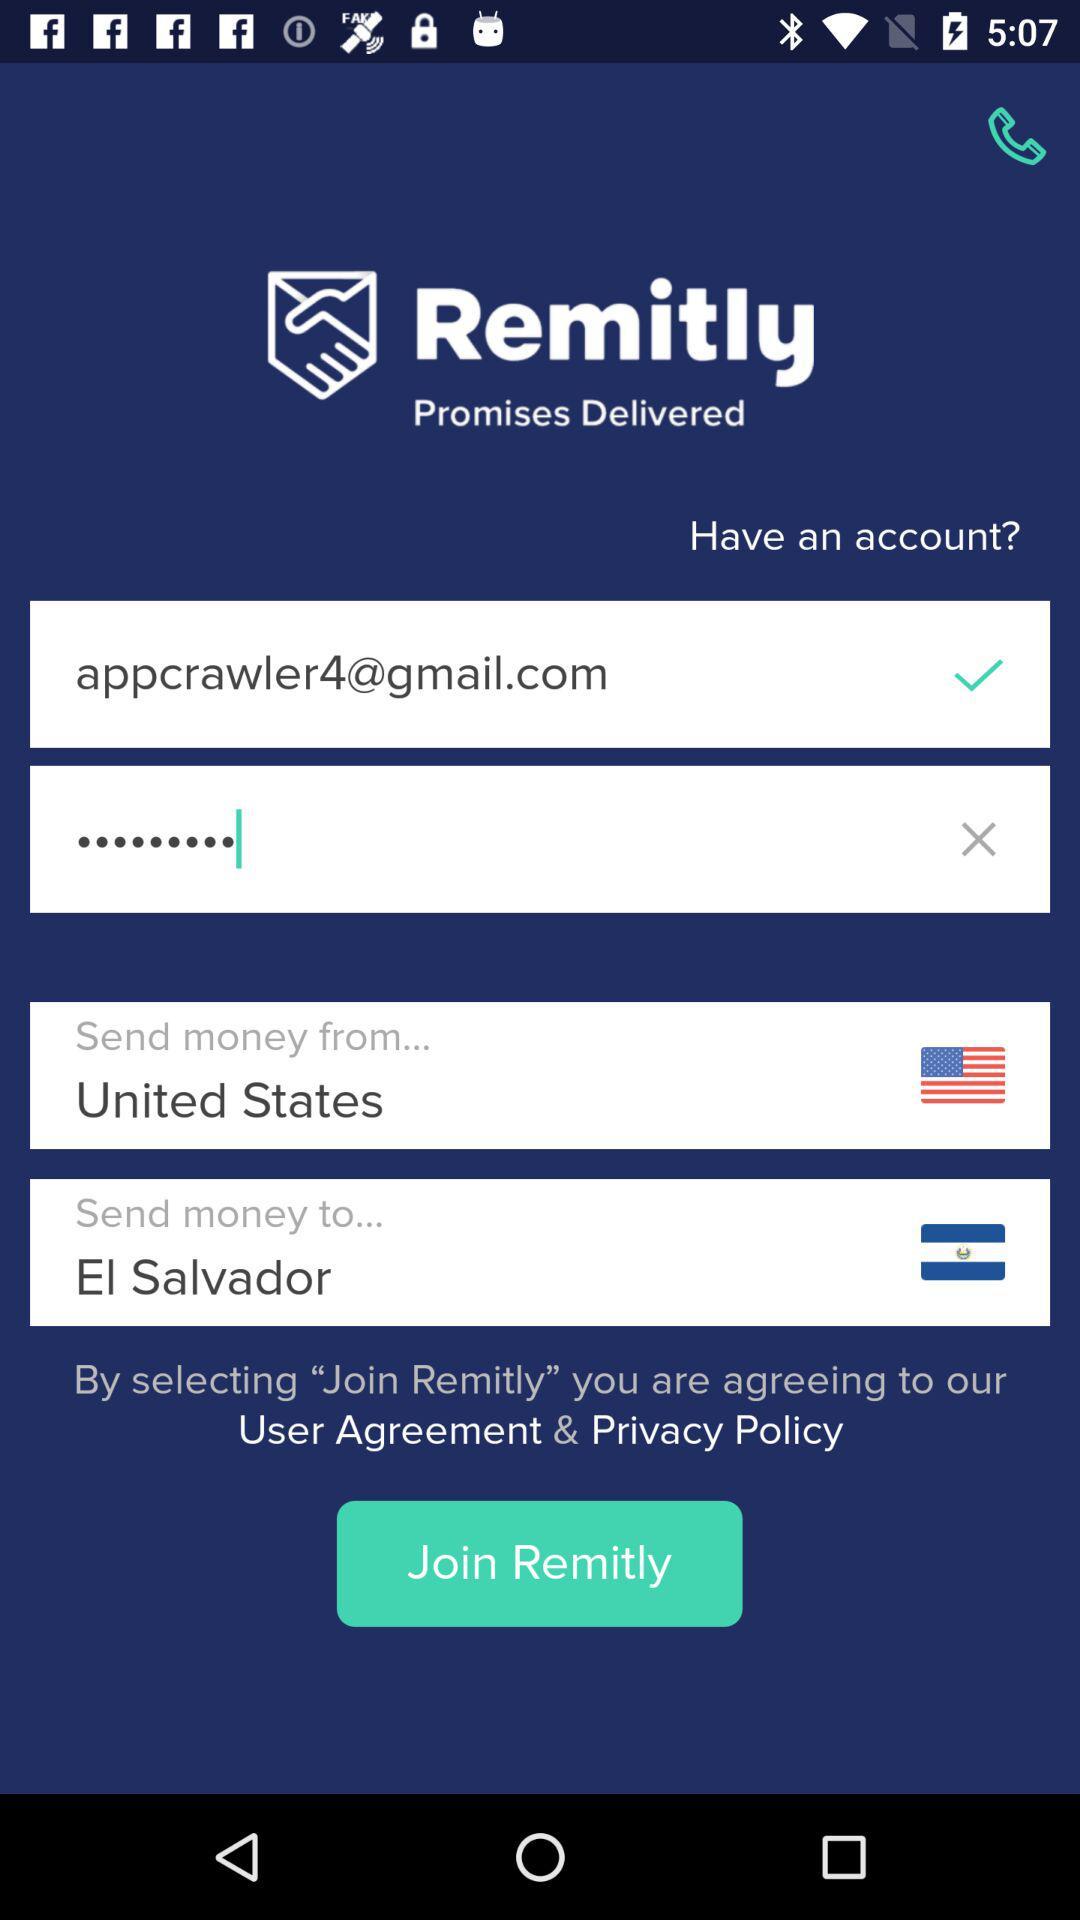 This screenshot has height=1920, width=1080. What do you see at coordinates (540, 674) in the screenshot?
I see `item below the have an account? app` at bounding box center [540, 674].